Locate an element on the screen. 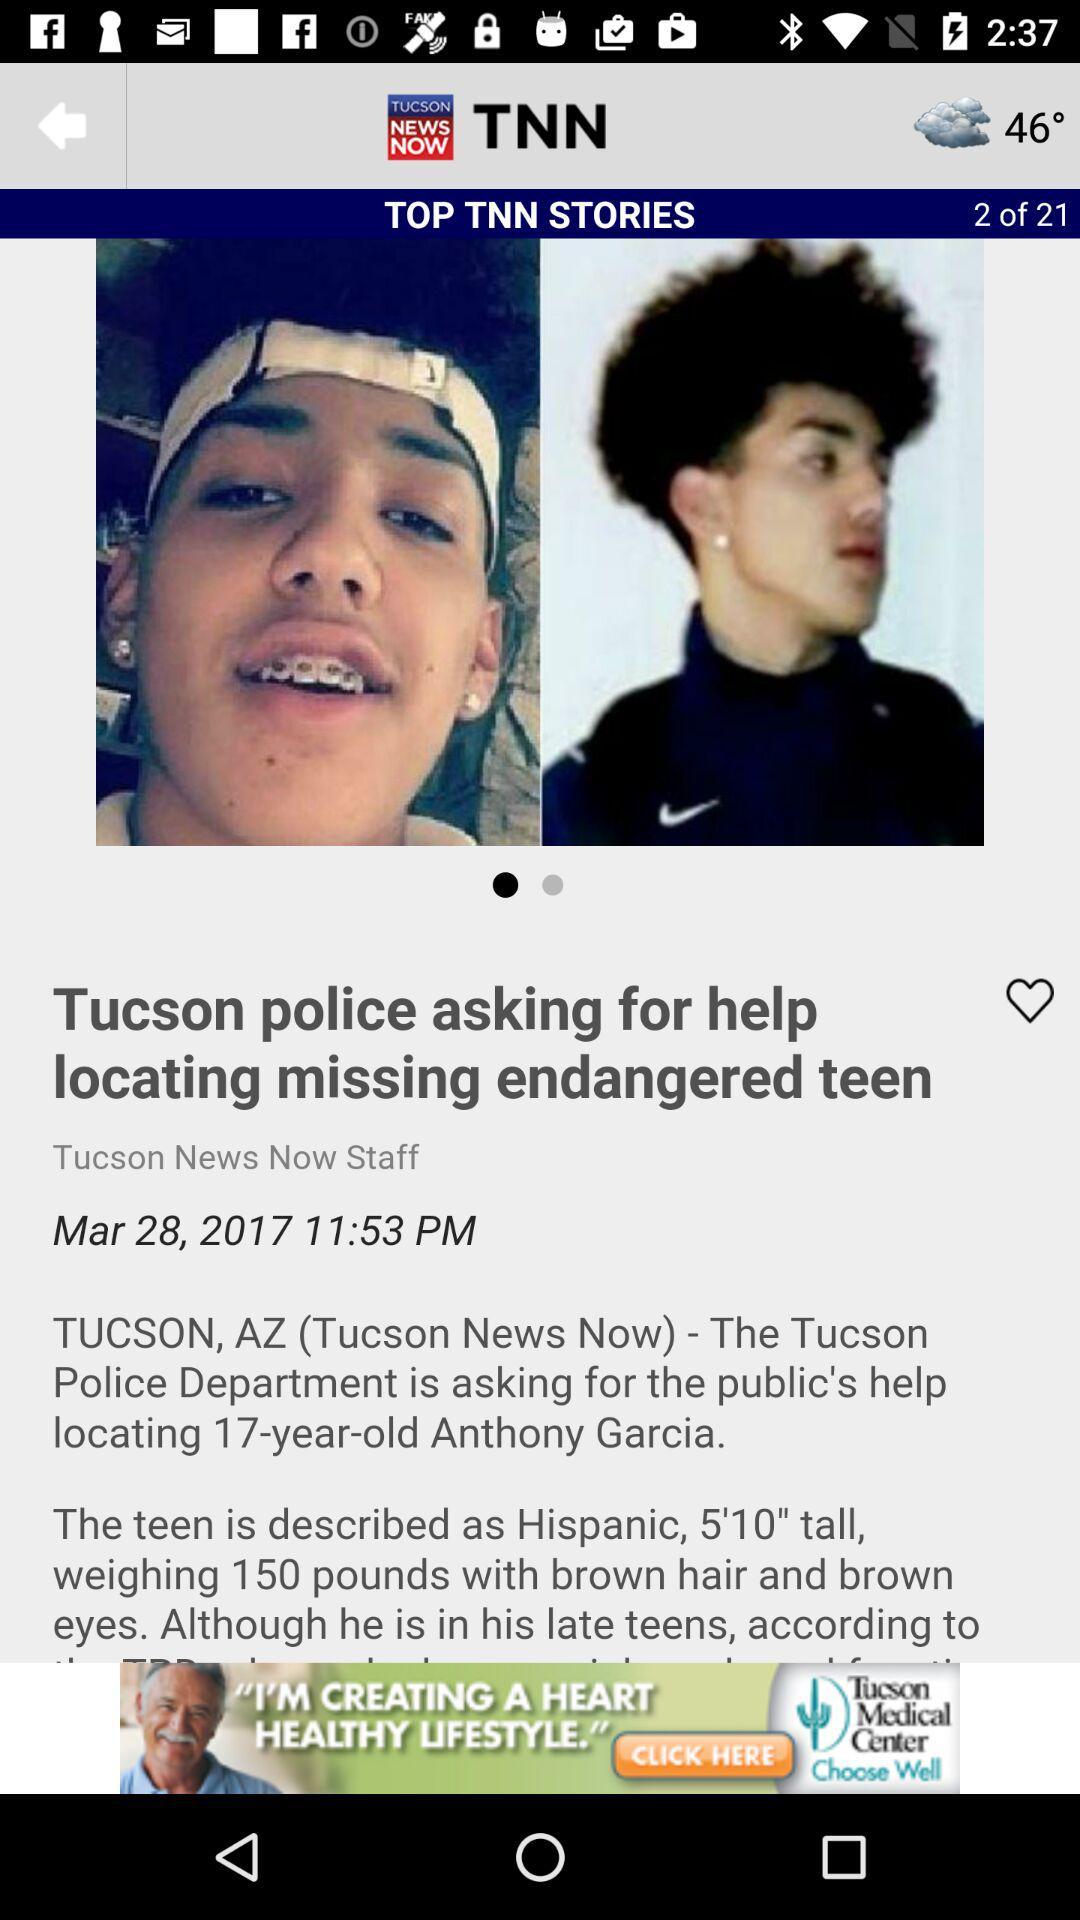 The height and width of the screenshot is (1920, 1080). tnn option is located at coordinates (540, 124).